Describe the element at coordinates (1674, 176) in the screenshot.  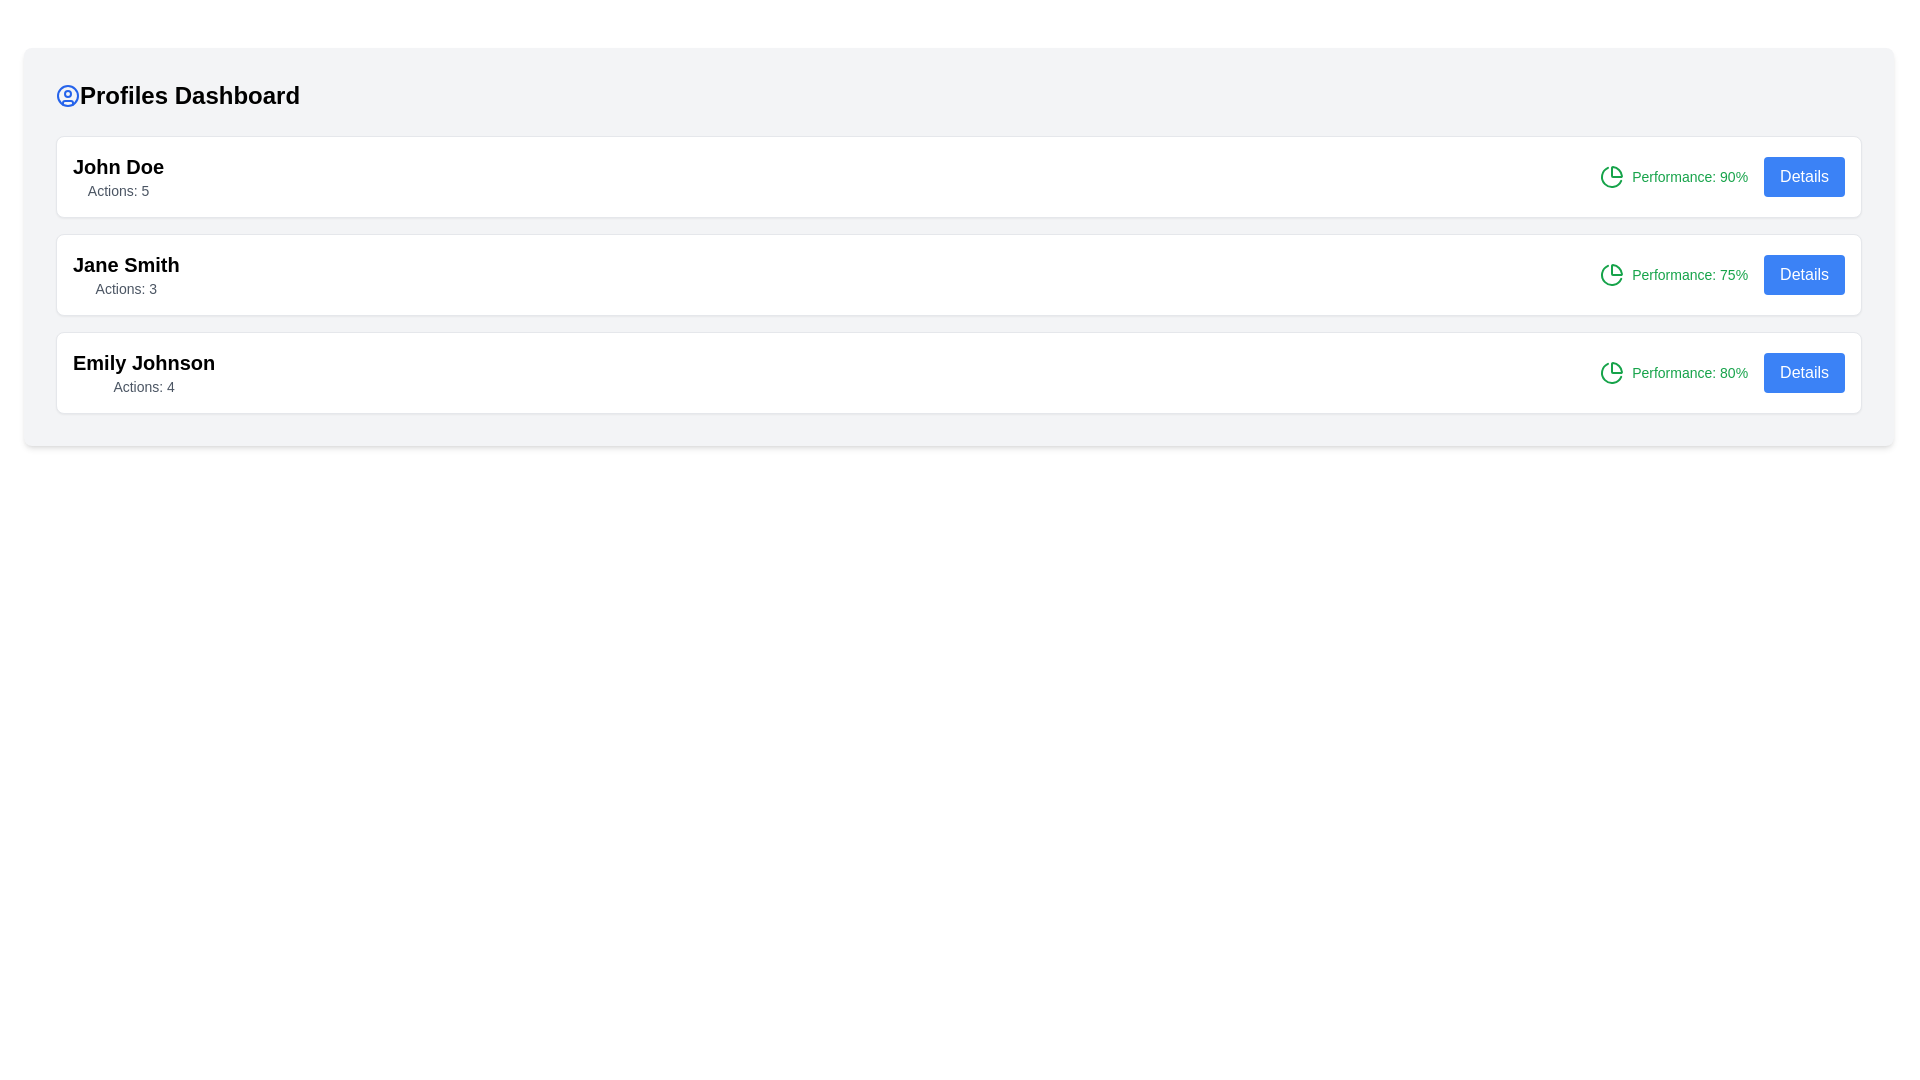
I see `performance value displayed in the informational indicator located in the first row, immediately before the 'Details' button` at that location.